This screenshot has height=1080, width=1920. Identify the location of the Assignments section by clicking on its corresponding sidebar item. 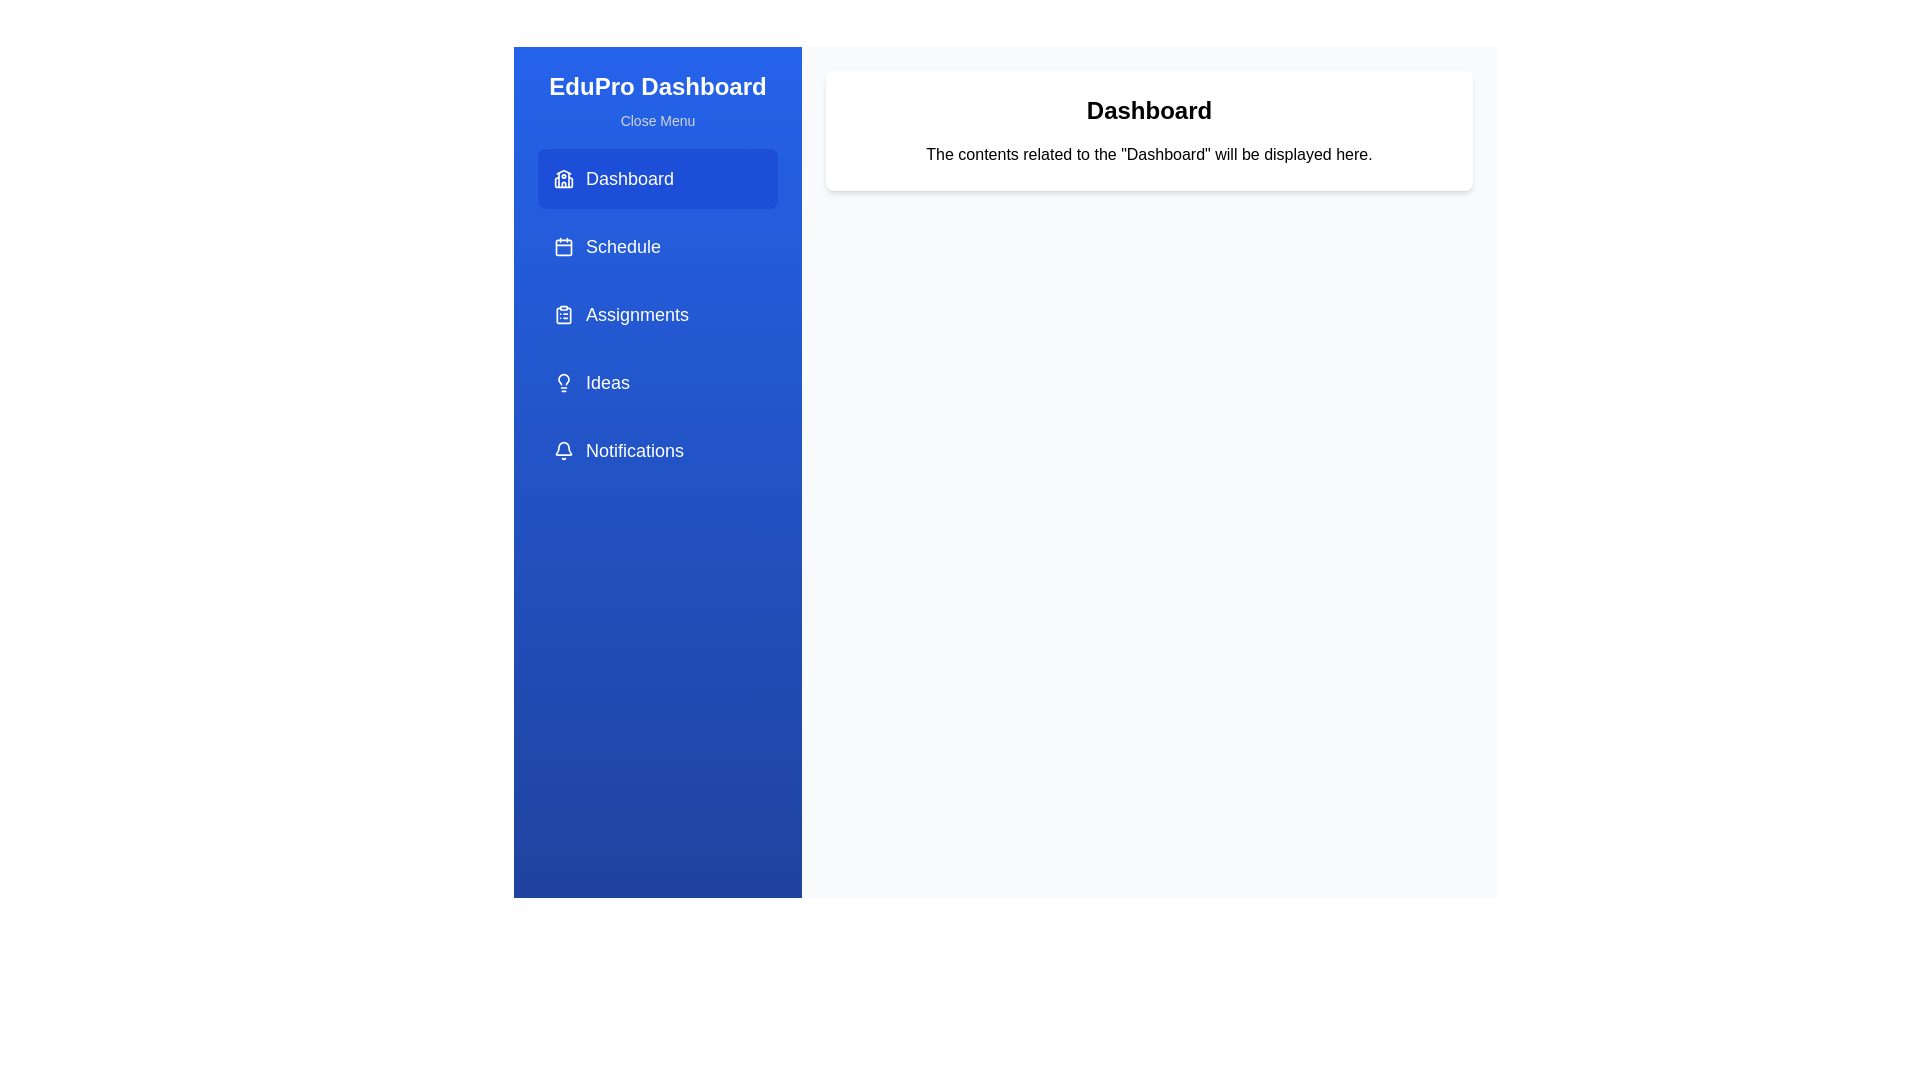
(657, 315).